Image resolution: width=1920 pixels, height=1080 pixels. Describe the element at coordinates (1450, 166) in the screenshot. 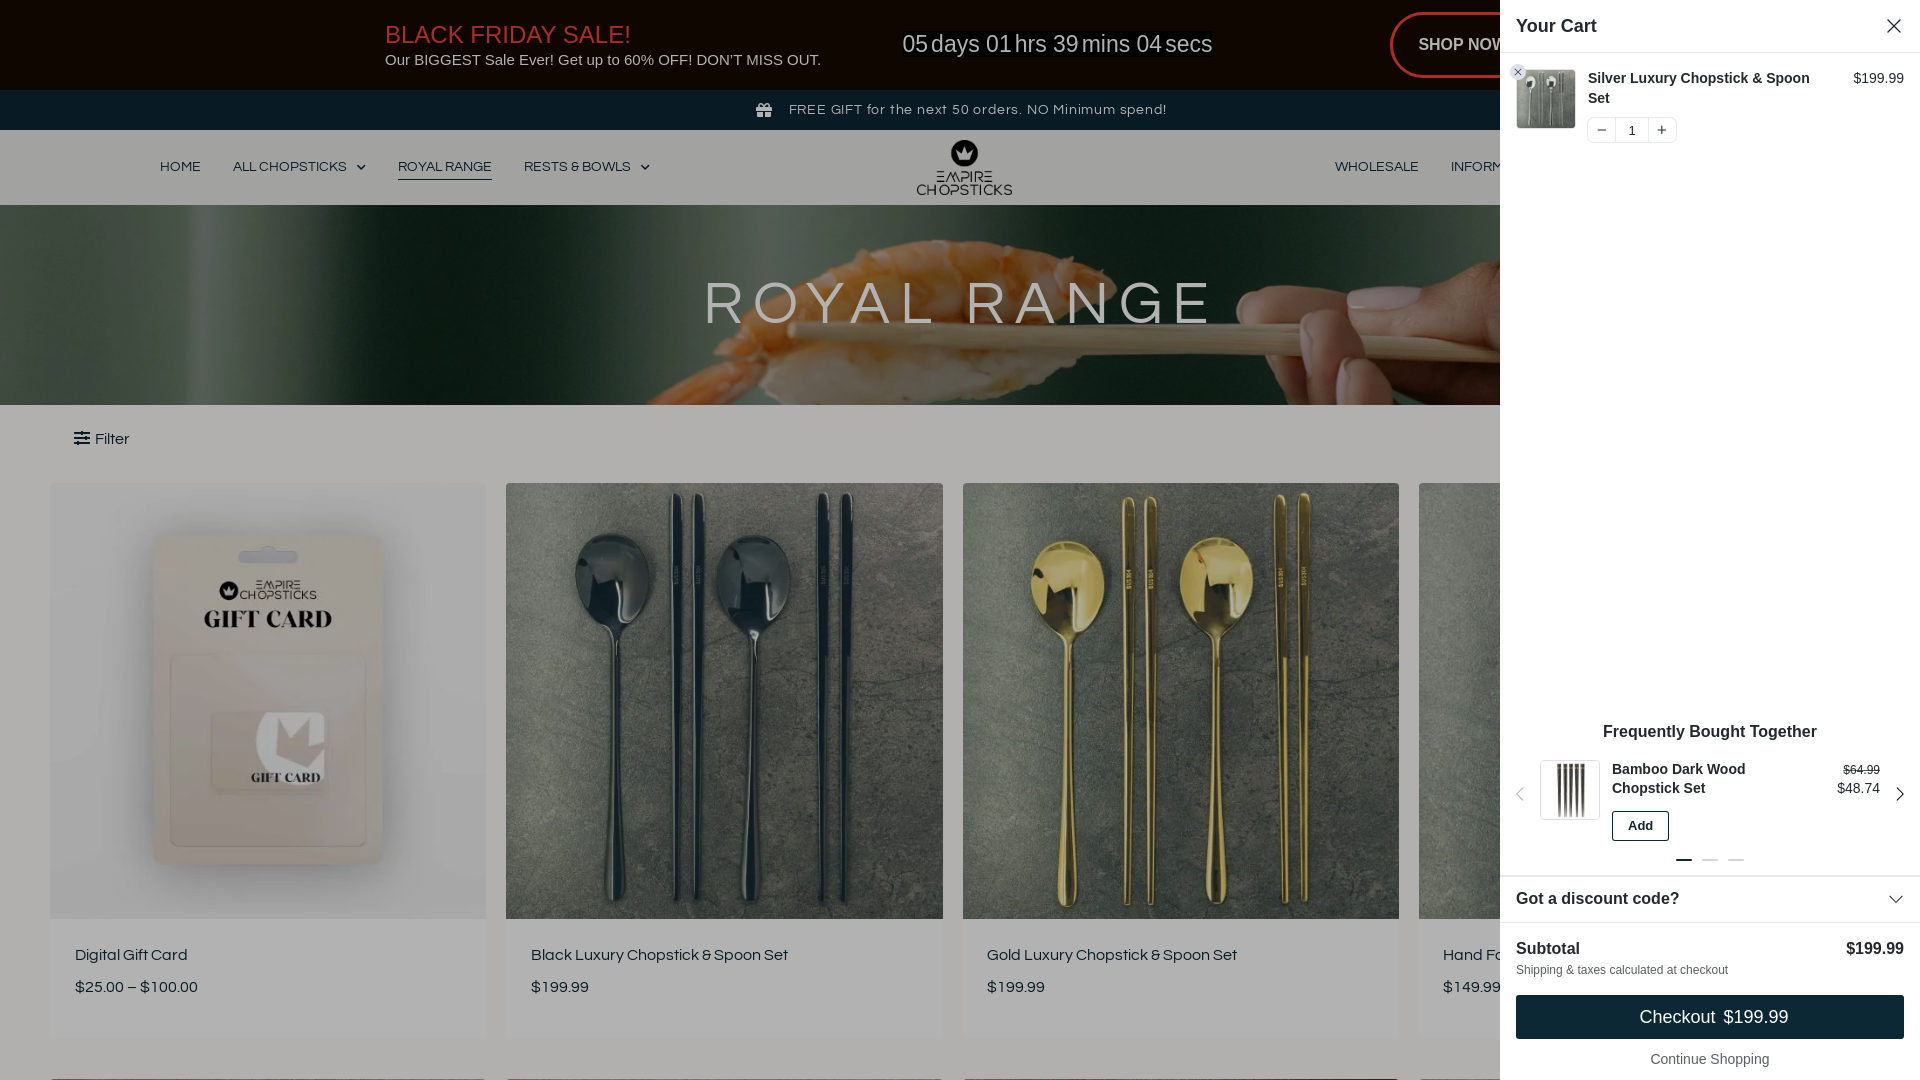

I see `'INFORMATION'` at that location.